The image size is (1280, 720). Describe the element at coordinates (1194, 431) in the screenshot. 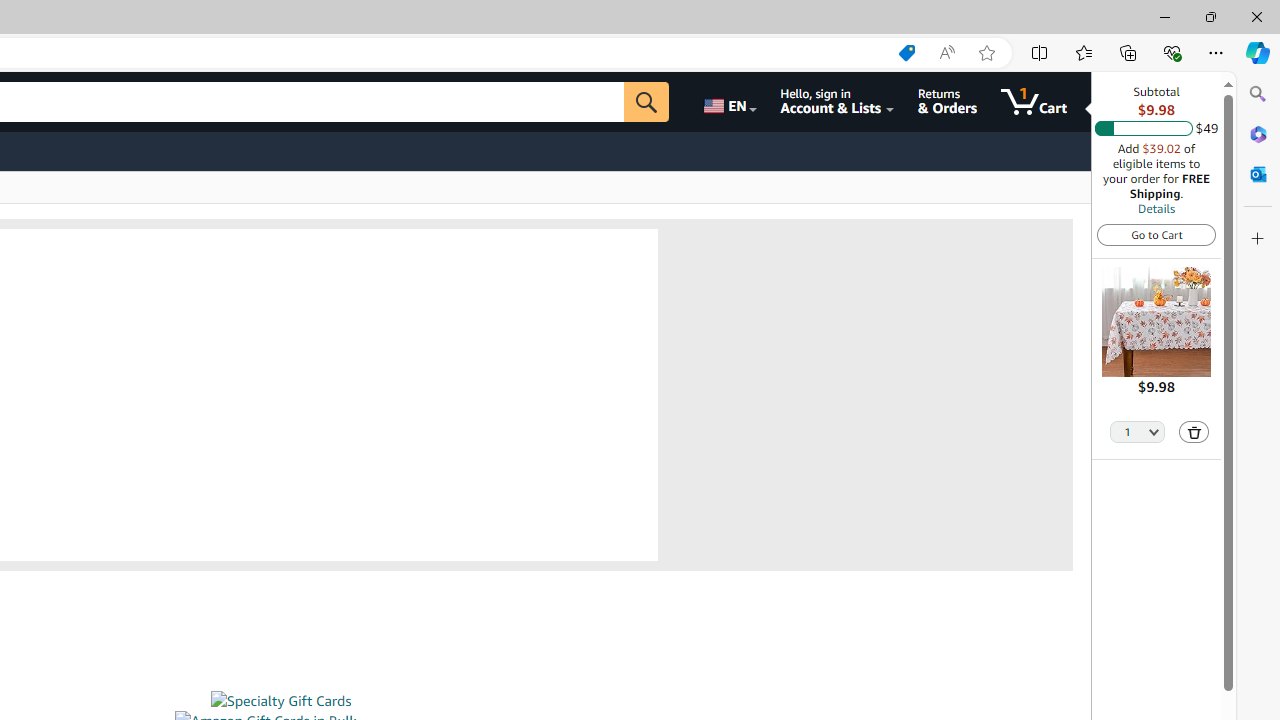

I see `'Delete'` at that location.